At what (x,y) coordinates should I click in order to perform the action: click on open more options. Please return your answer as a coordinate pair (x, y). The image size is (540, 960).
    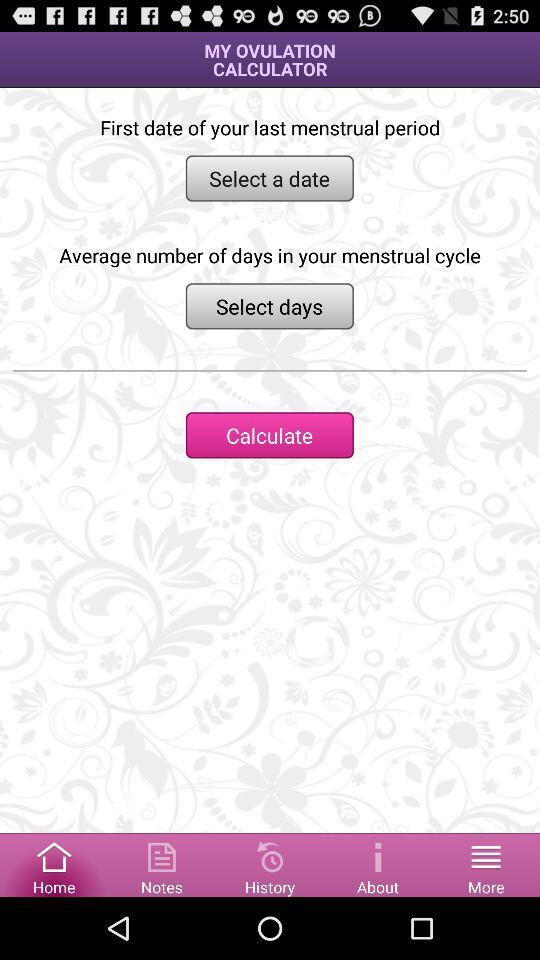
    Looking at the image, I should click on (485, 863).